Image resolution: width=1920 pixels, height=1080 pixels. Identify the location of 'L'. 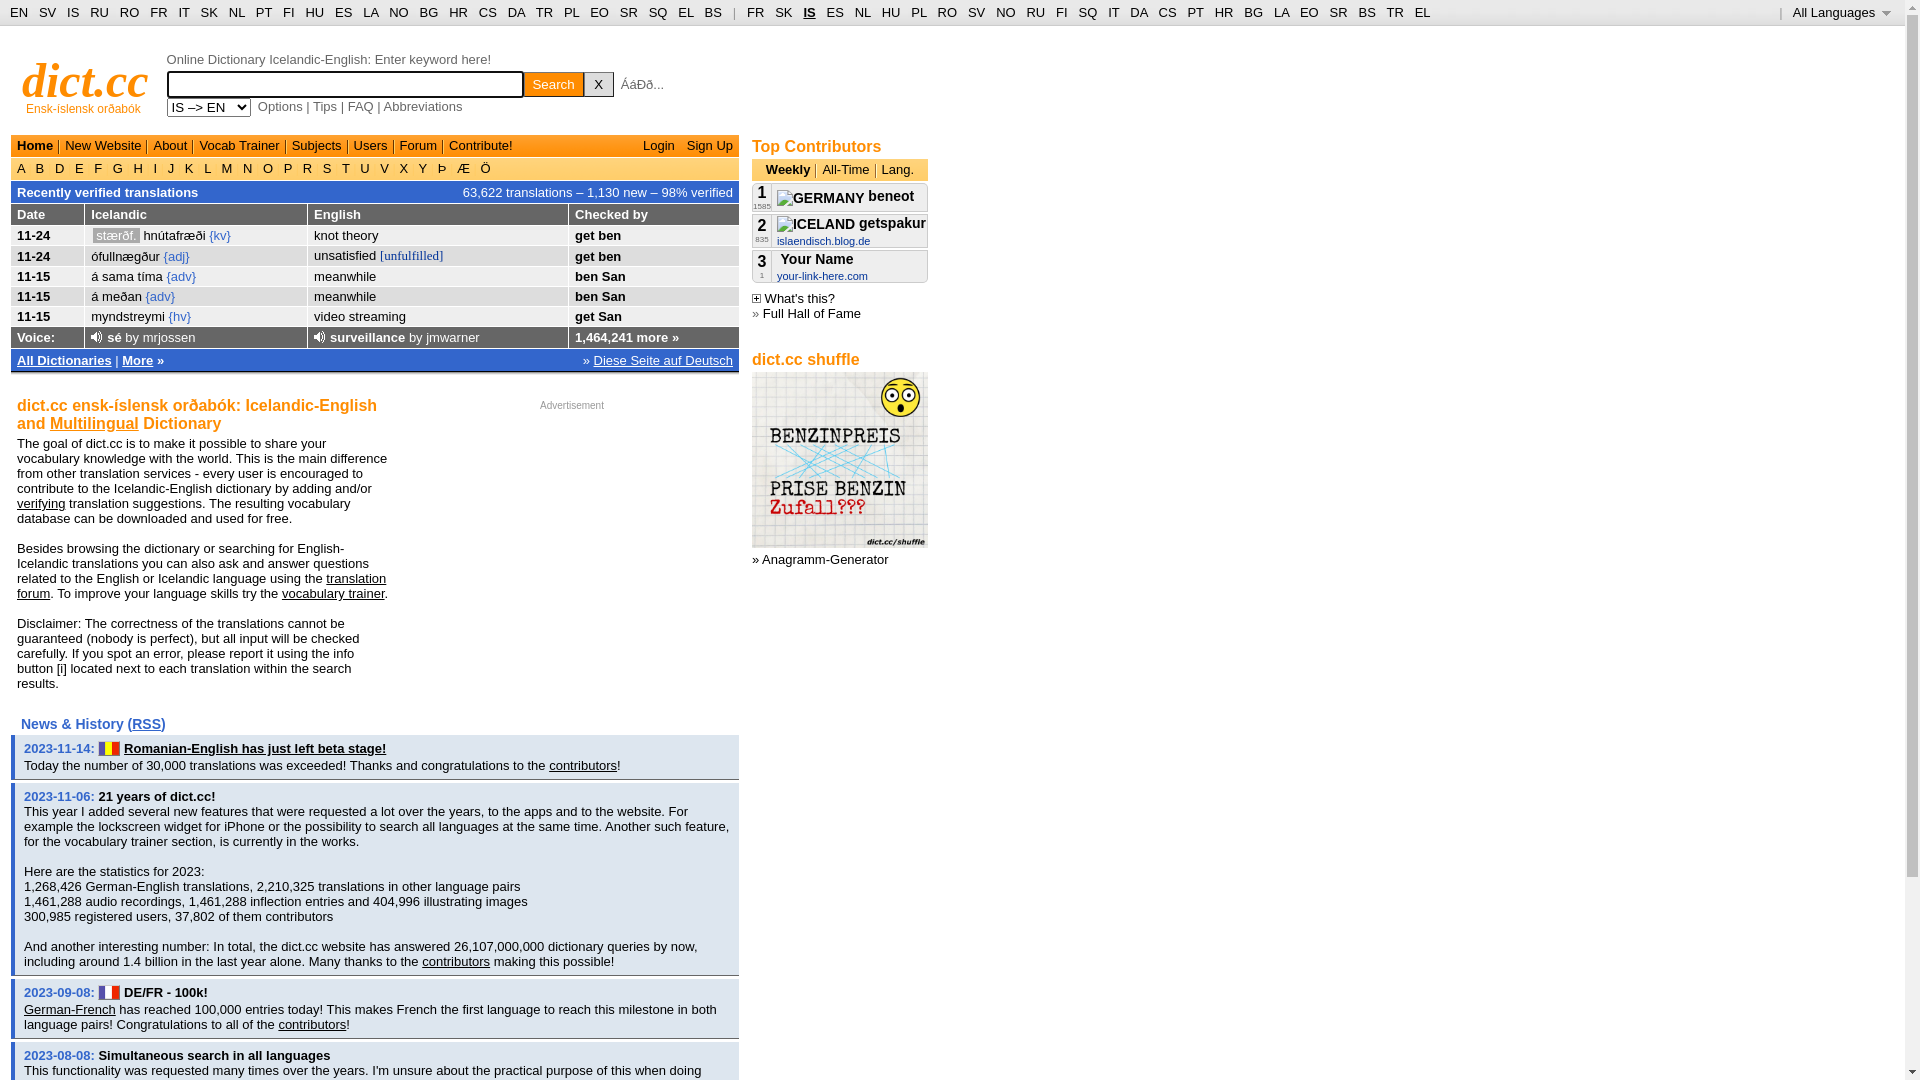
(207, 167).